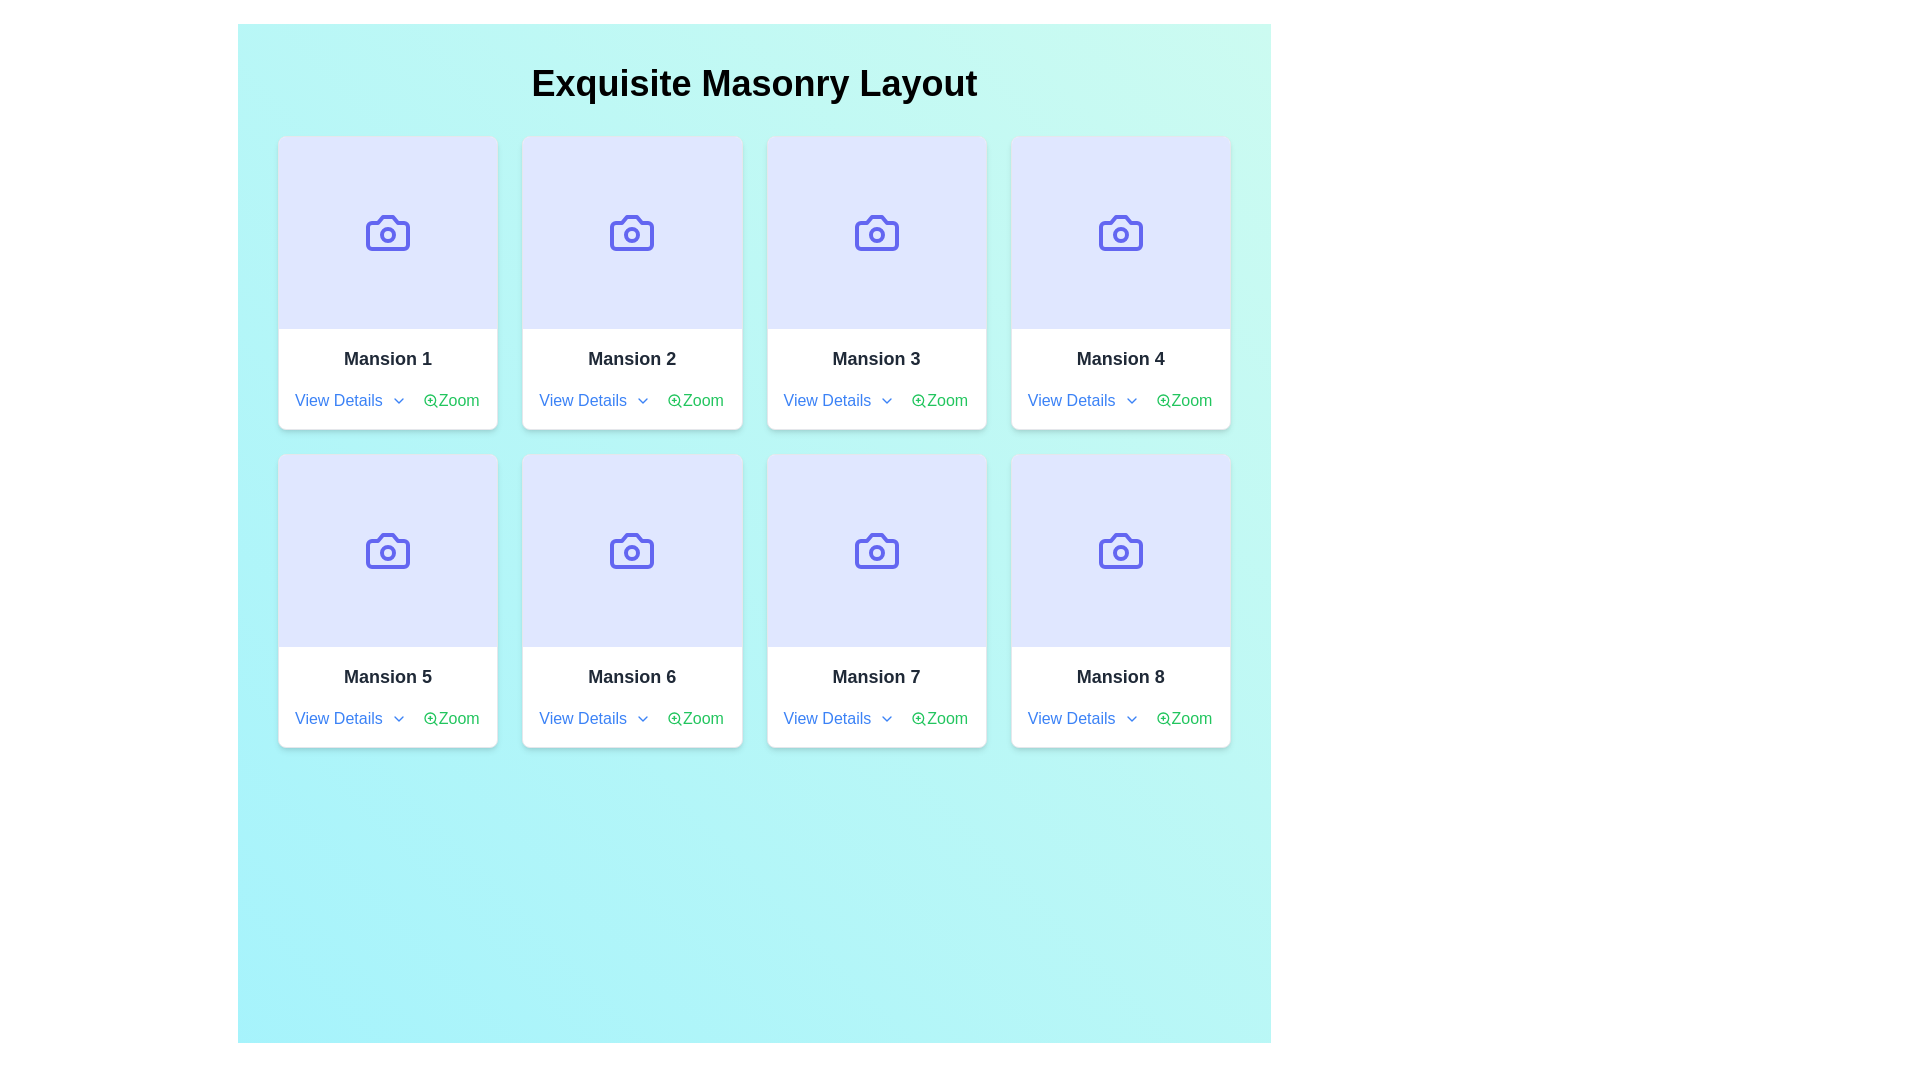  Describe the element at coordinates (1120, 231) in the screenshot. I see `the decorative camera icon located within the 'Mansion 4' card in the second row, fourth column of the grid layout` at that location.